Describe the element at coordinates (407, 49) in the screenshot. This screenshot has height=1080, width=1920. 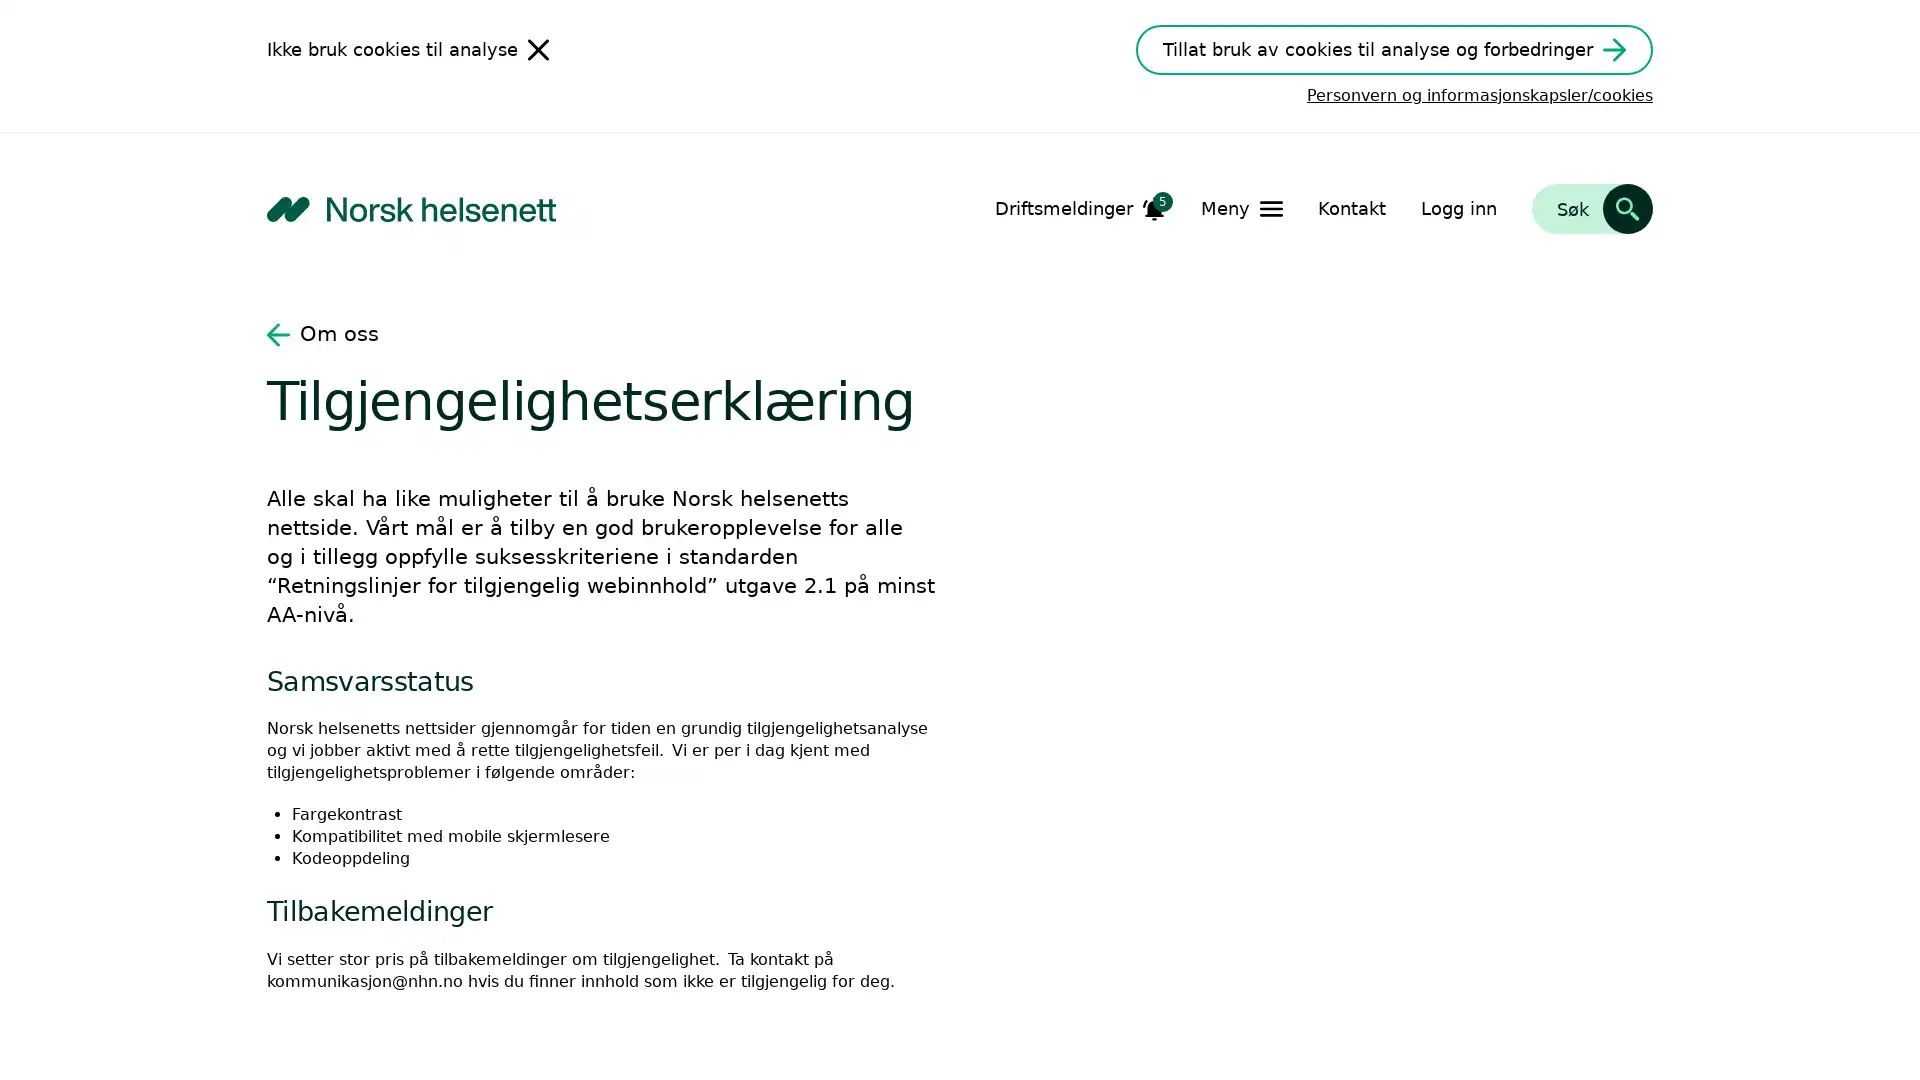
I see `Ikke bruk cookies til analyse` at that location.